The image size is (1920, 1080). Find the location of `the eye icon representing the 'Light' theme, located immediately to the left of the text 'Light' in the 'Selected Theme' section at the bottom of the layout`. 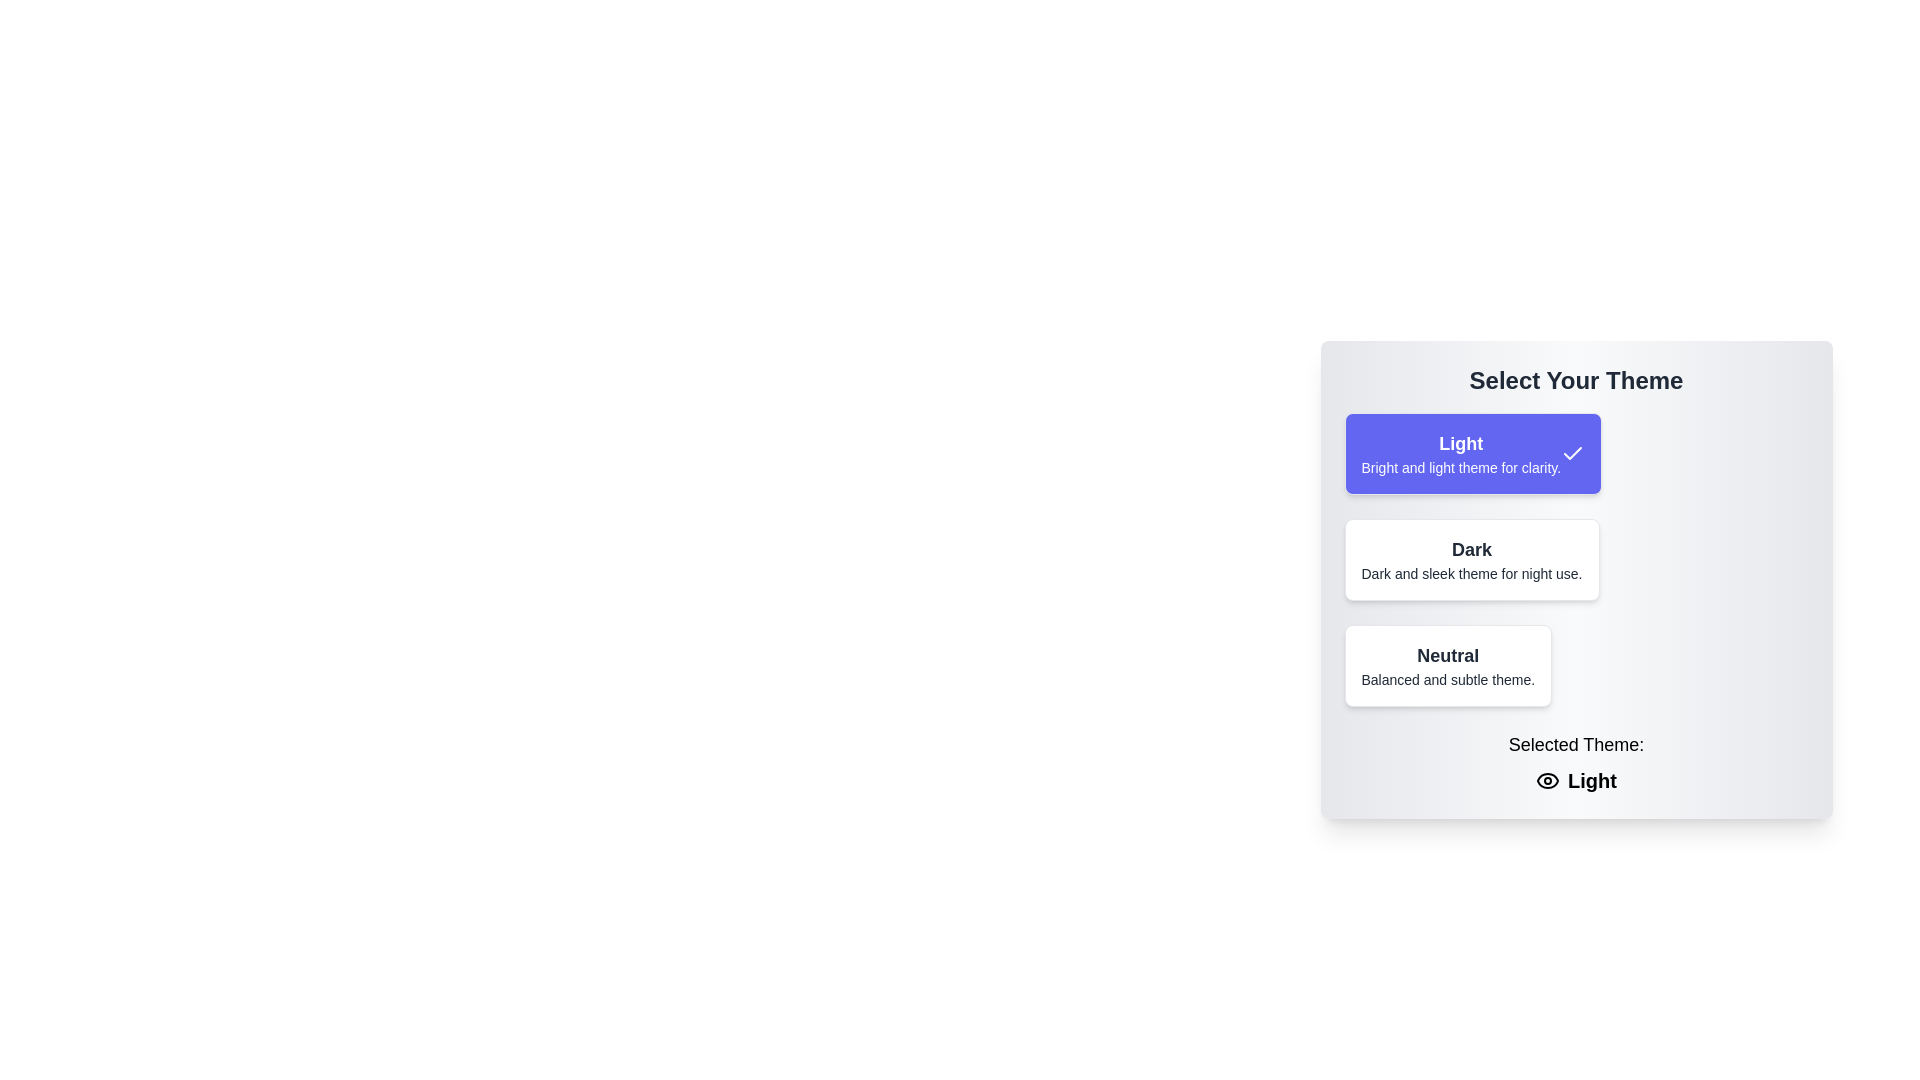

the eye icon representing the 'Light' theme, located immediately to the left of the text 'Light' in the 'Selected Theme' section at the bottom of the layout is located at coordinates (1547, 779).